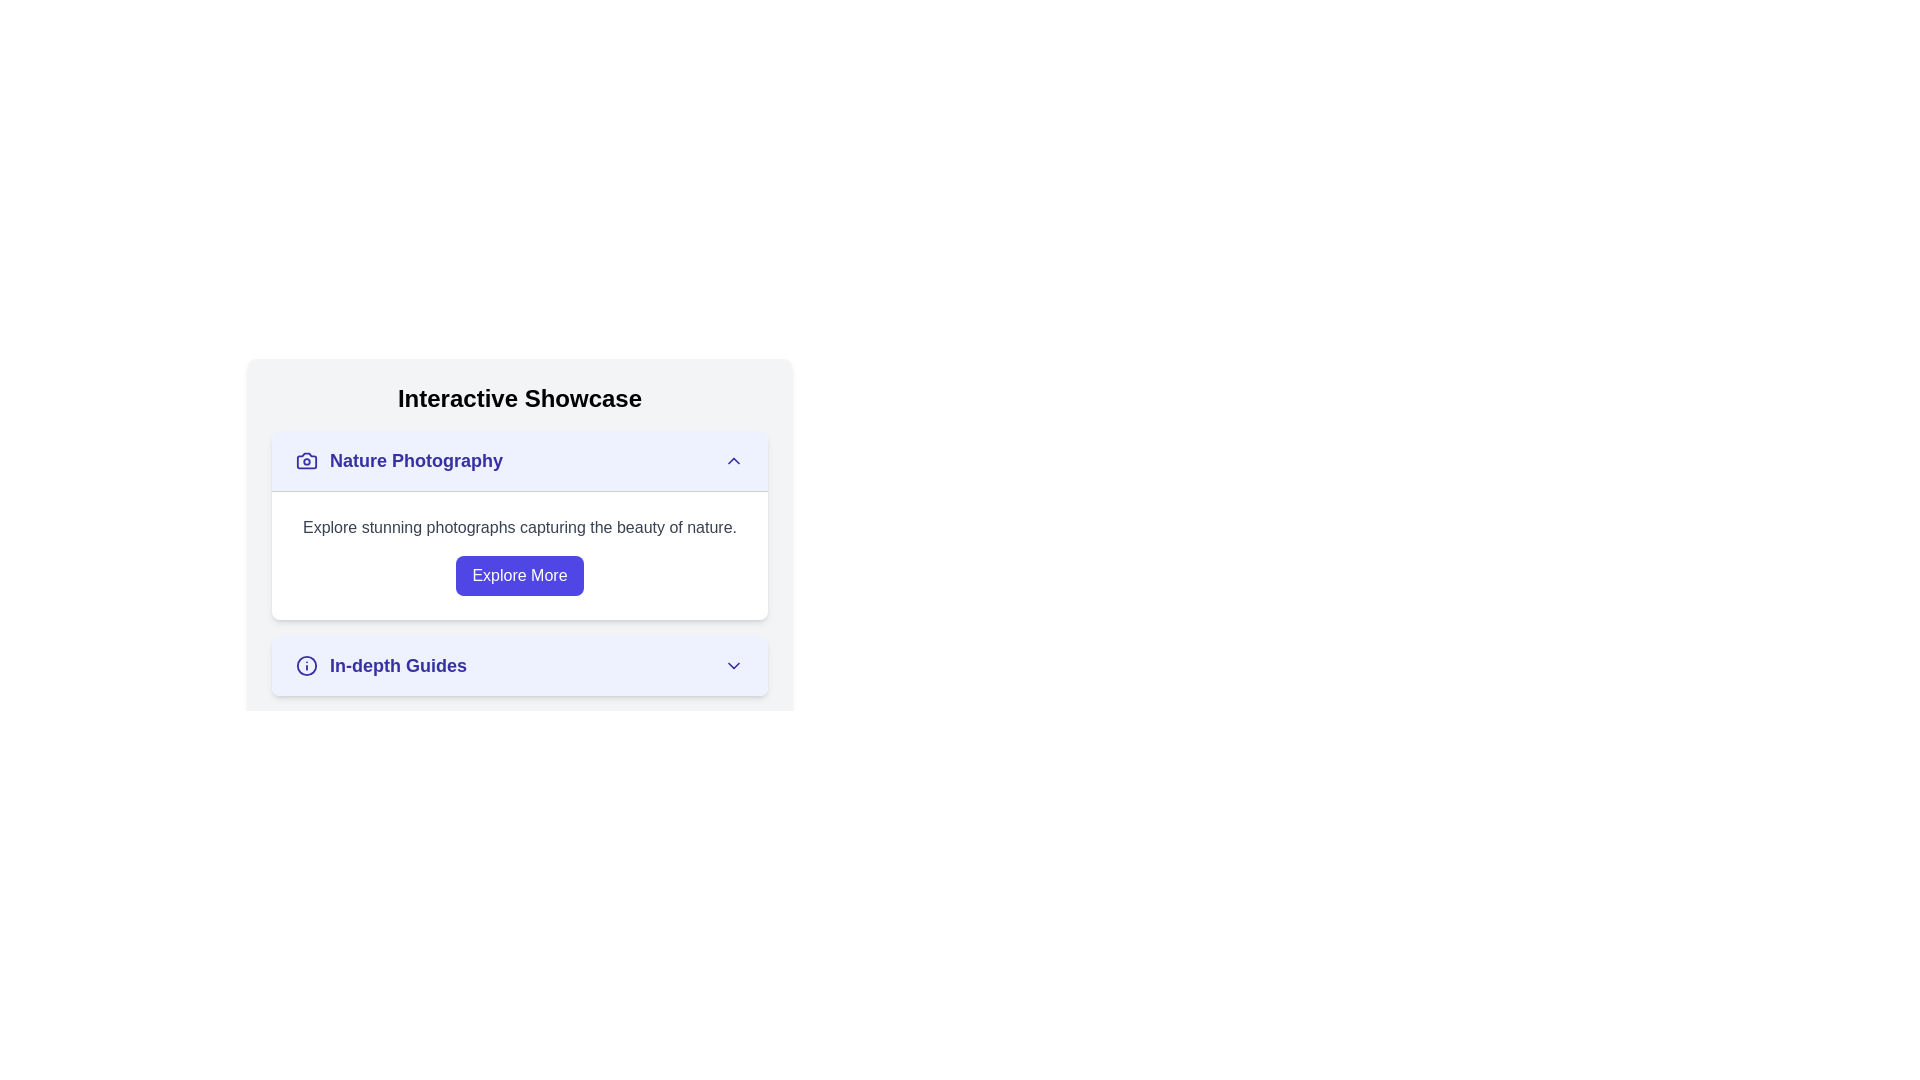 The image size is (1920, 1080). Describe the element at coordinates (519, 523) in the screenshot. I see `text within the 'Nature Photography' card, which contains a title in bold indigo text and a descriptive paragraph about nature photography` at that location.